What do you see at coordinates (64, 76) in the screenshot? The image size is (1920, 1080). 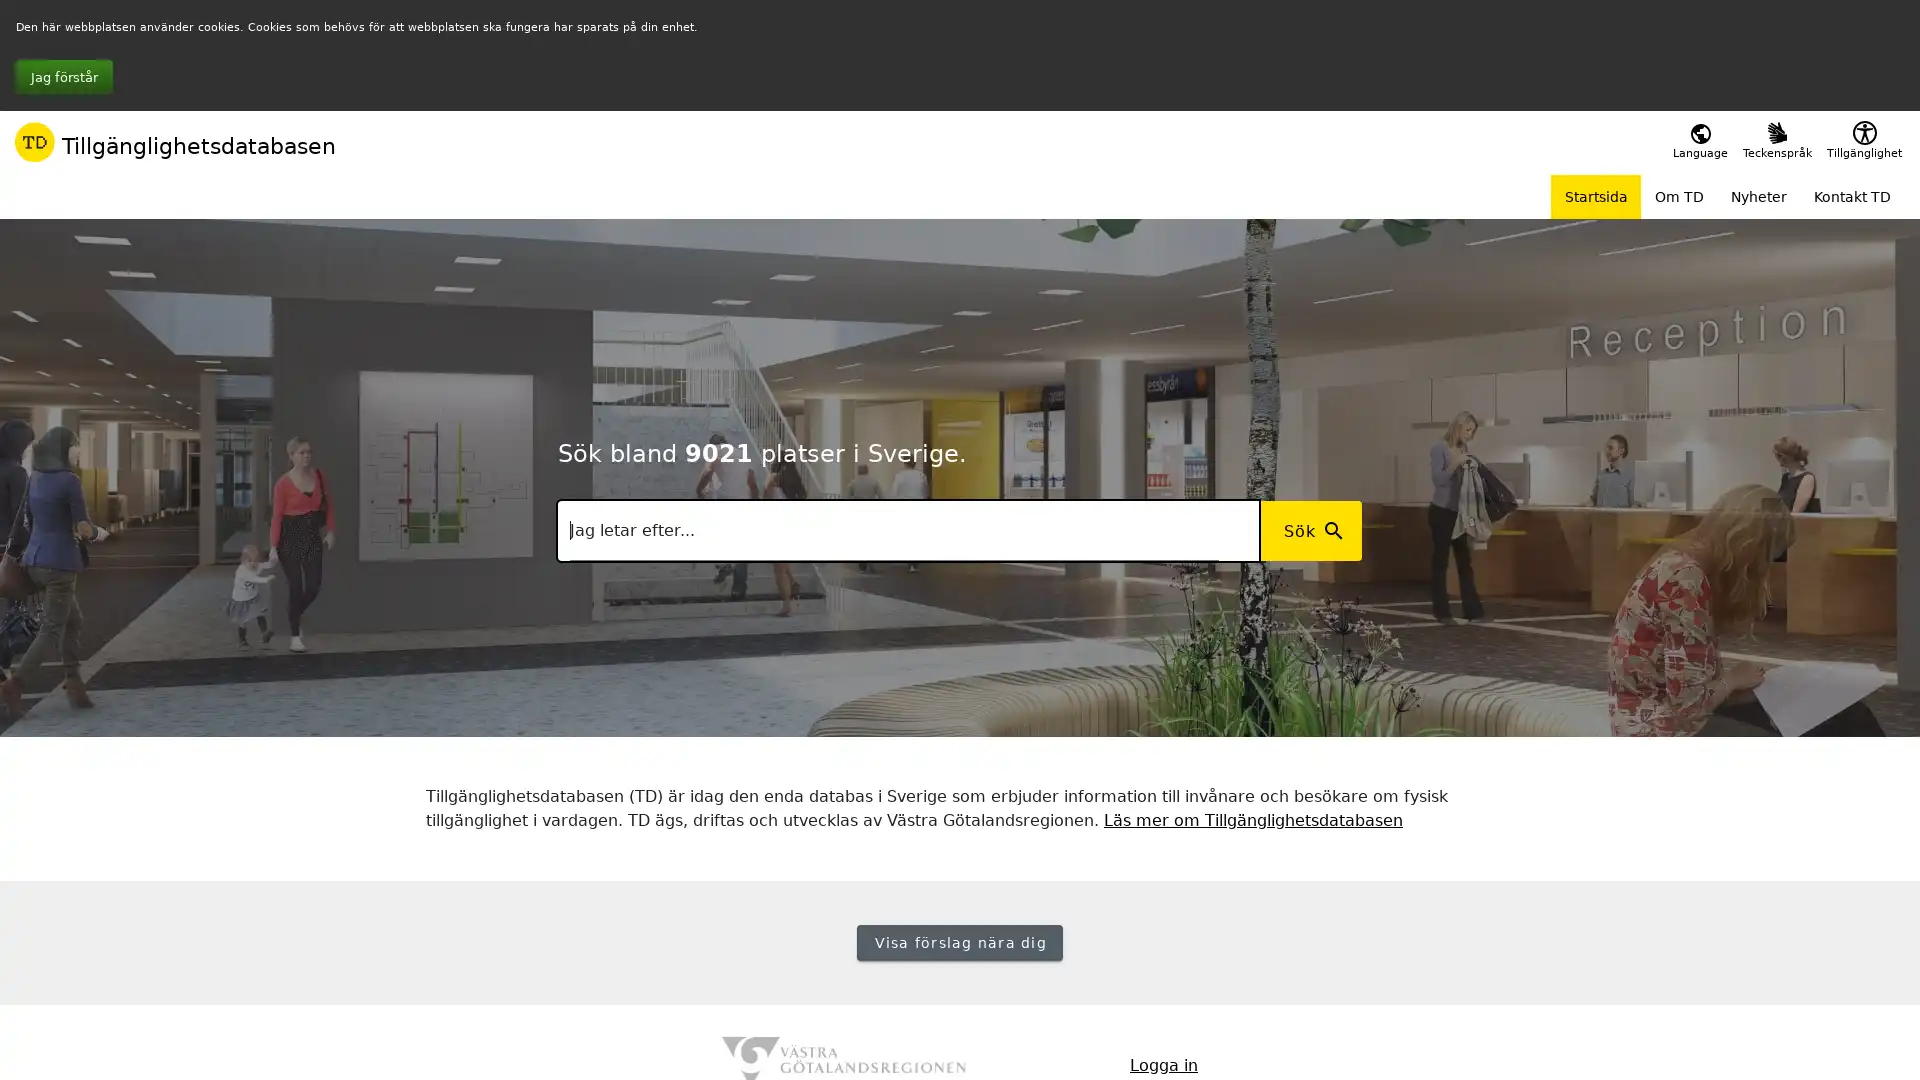 I see `Jag forstar` at bounding box center [64, 76].